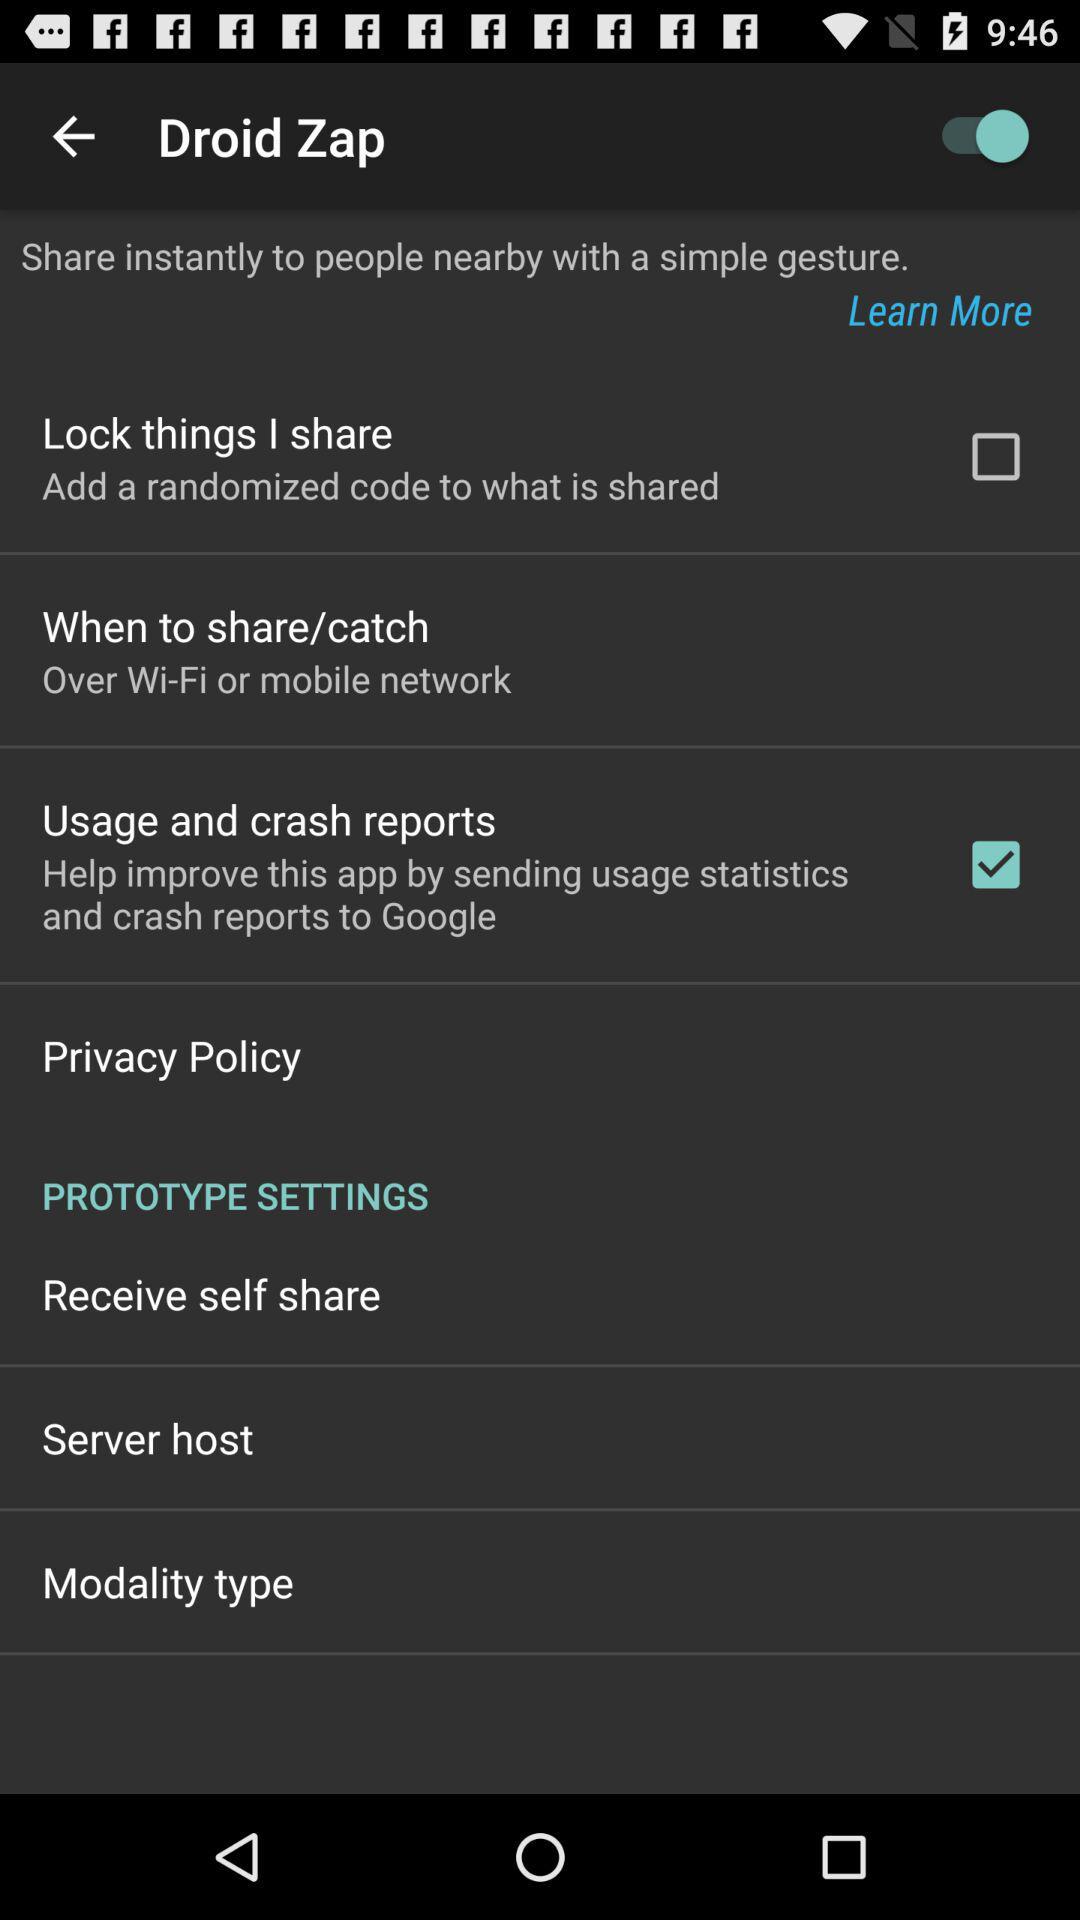 This screenshot has height=1920, width=1080. What do you see at coordinates (974, 135) in the screenshot?
I see `off` at bounding box center [974, 135].